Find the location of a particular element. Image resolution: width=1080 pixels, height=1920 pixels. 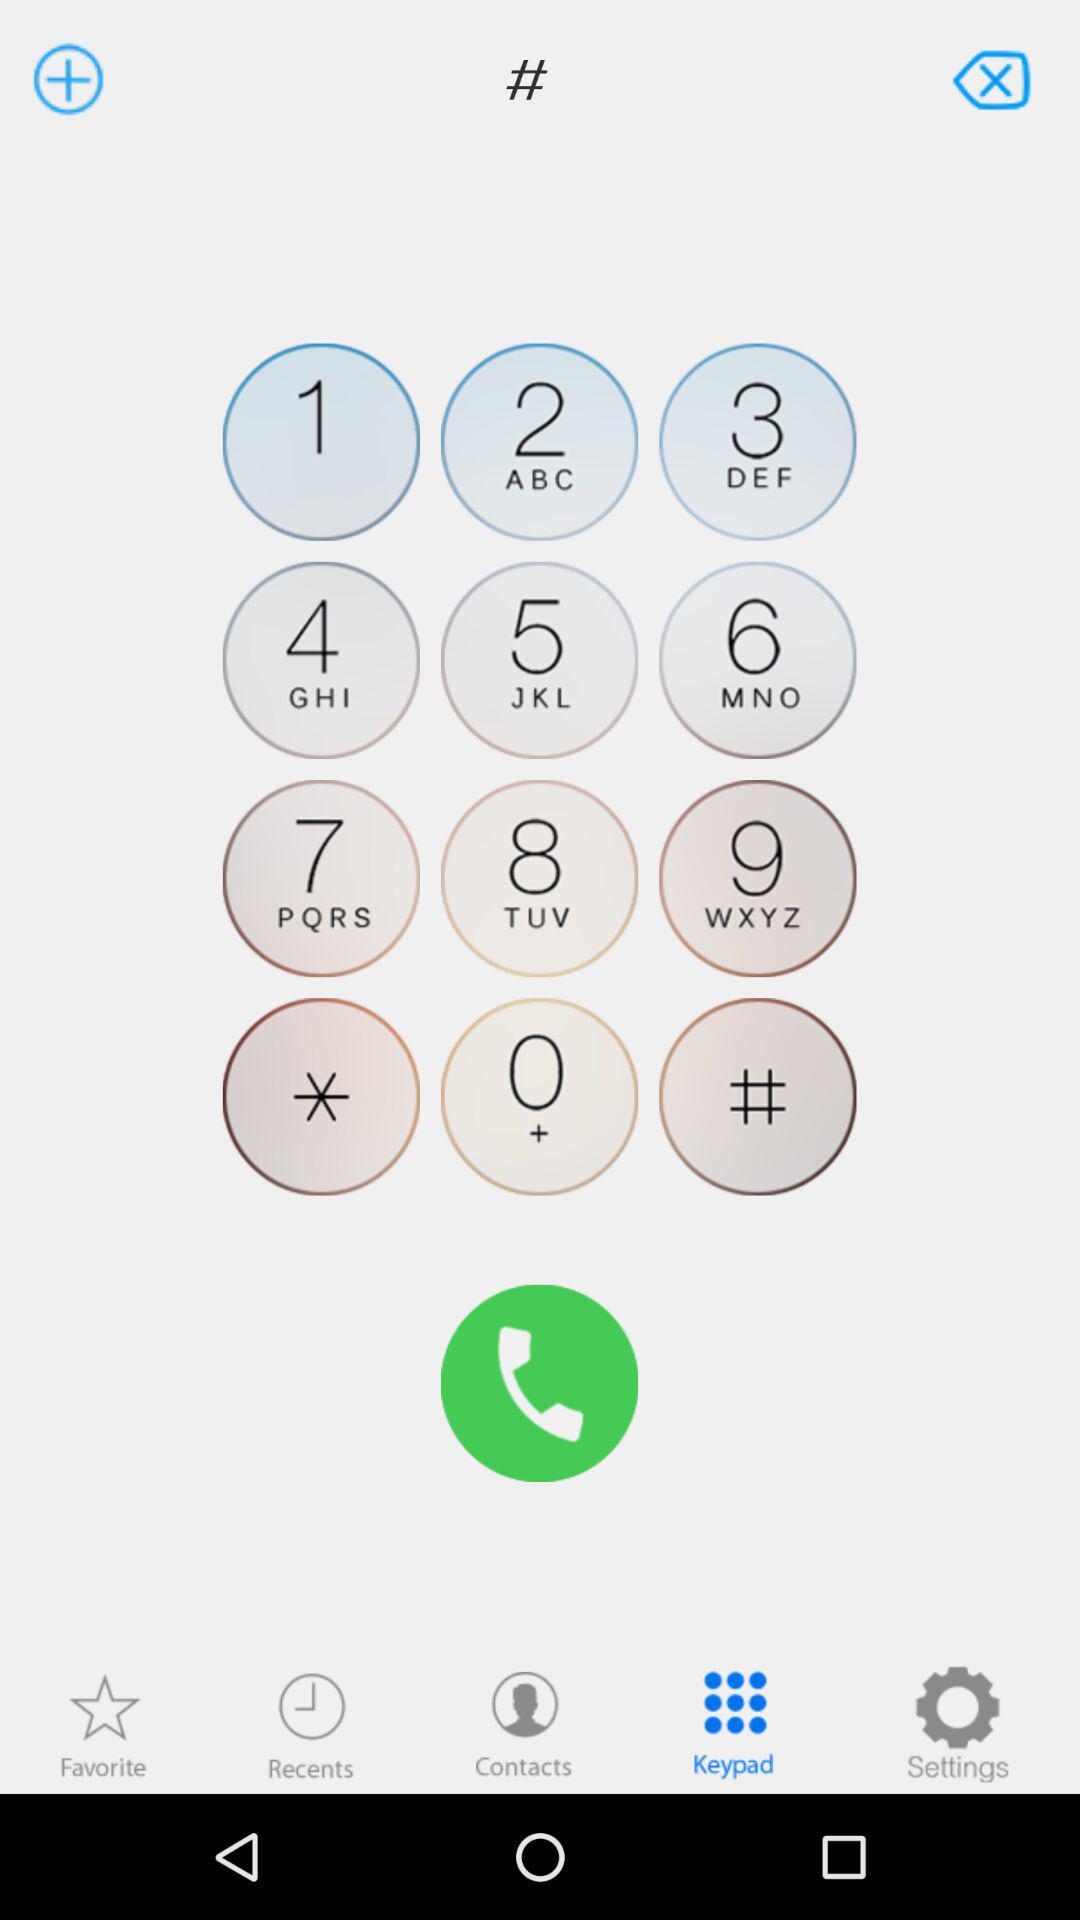

item to the right of the # app is located at coordinates (994, 78).